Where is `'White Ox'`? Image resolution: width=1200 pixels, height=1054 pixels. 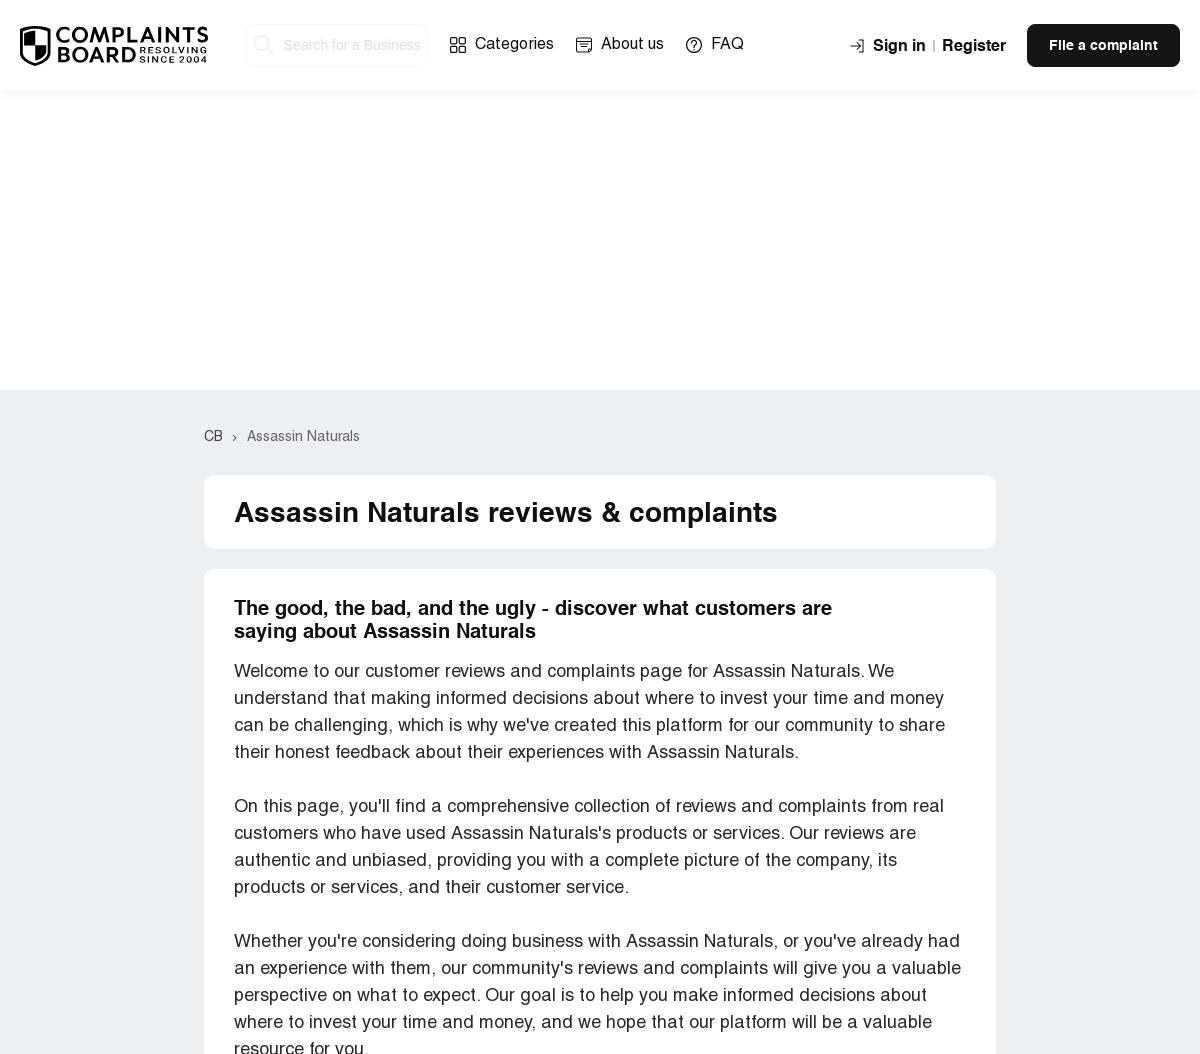
'White Ox' is located at coordinates (262, 110).